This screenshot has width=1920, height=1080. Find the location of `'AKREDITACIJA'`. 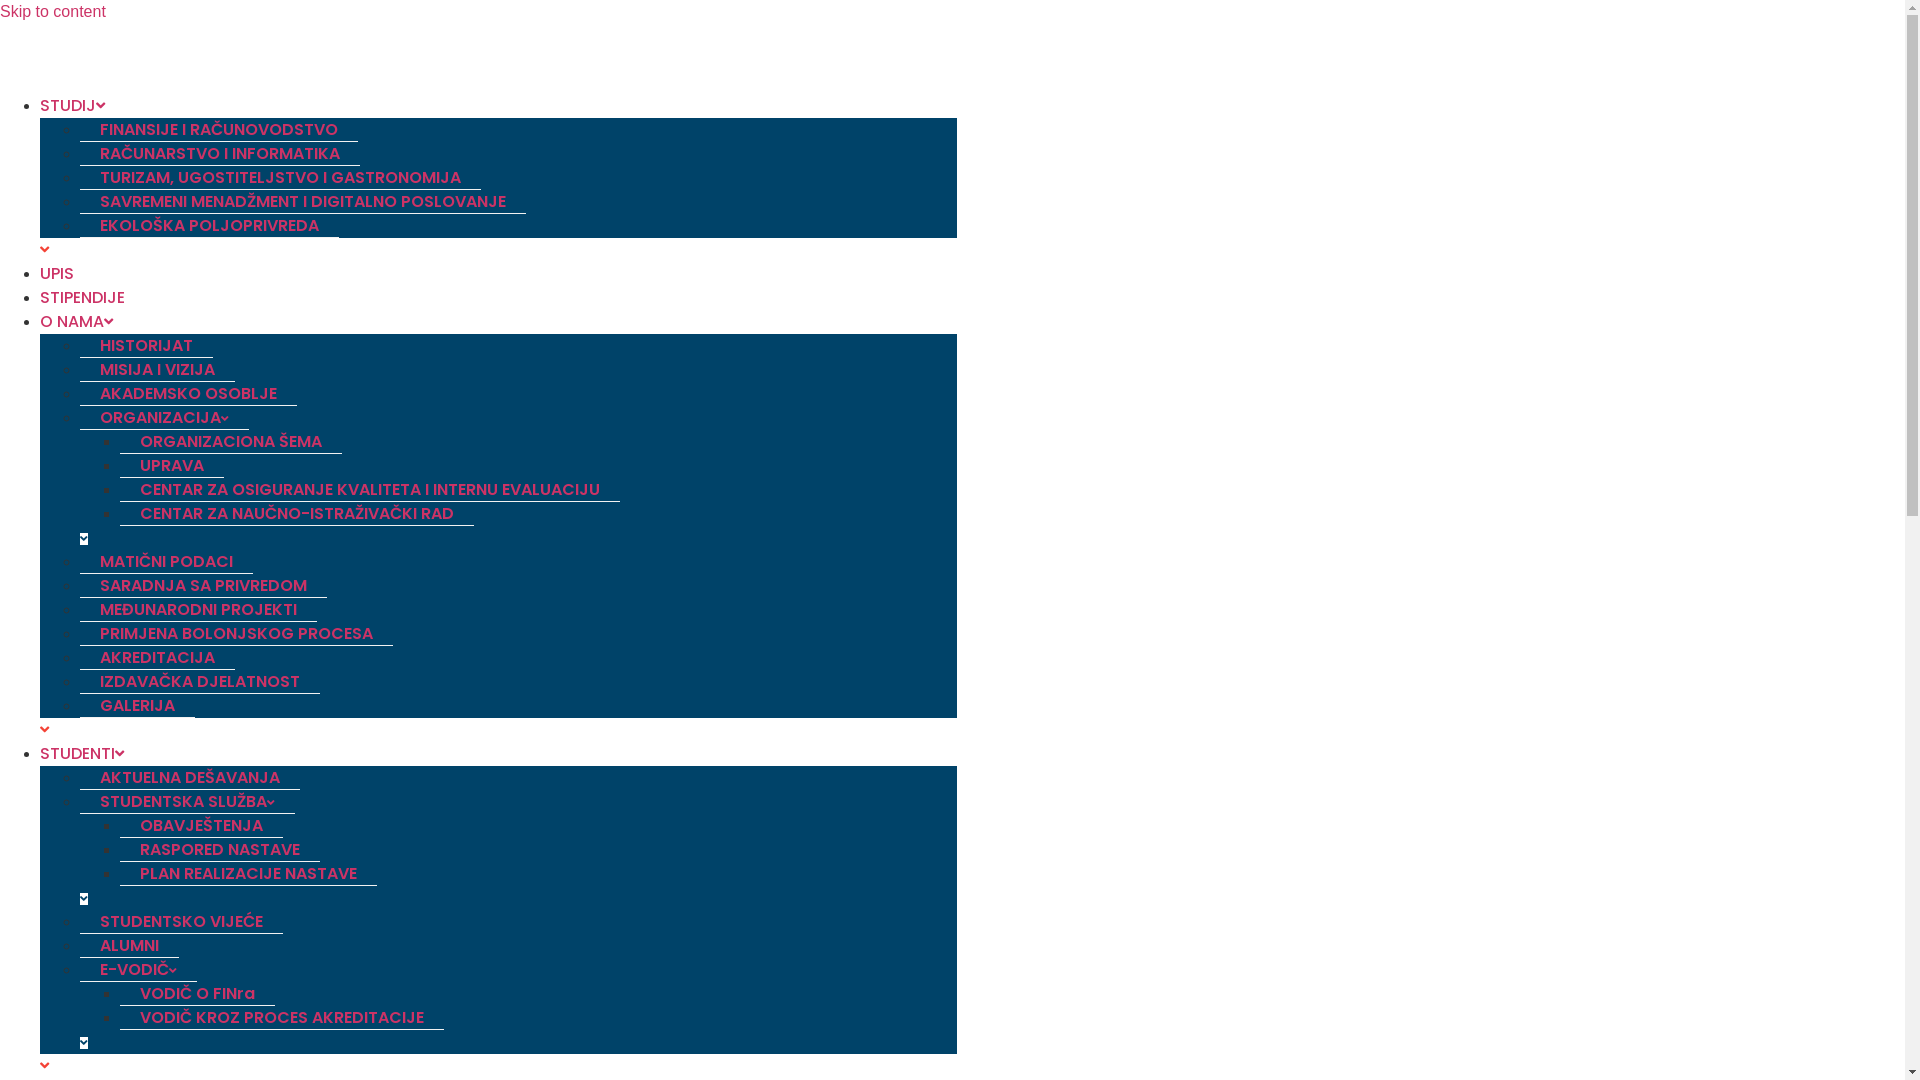

'AKREDITACIJA' is located at coordinates (156, 658).